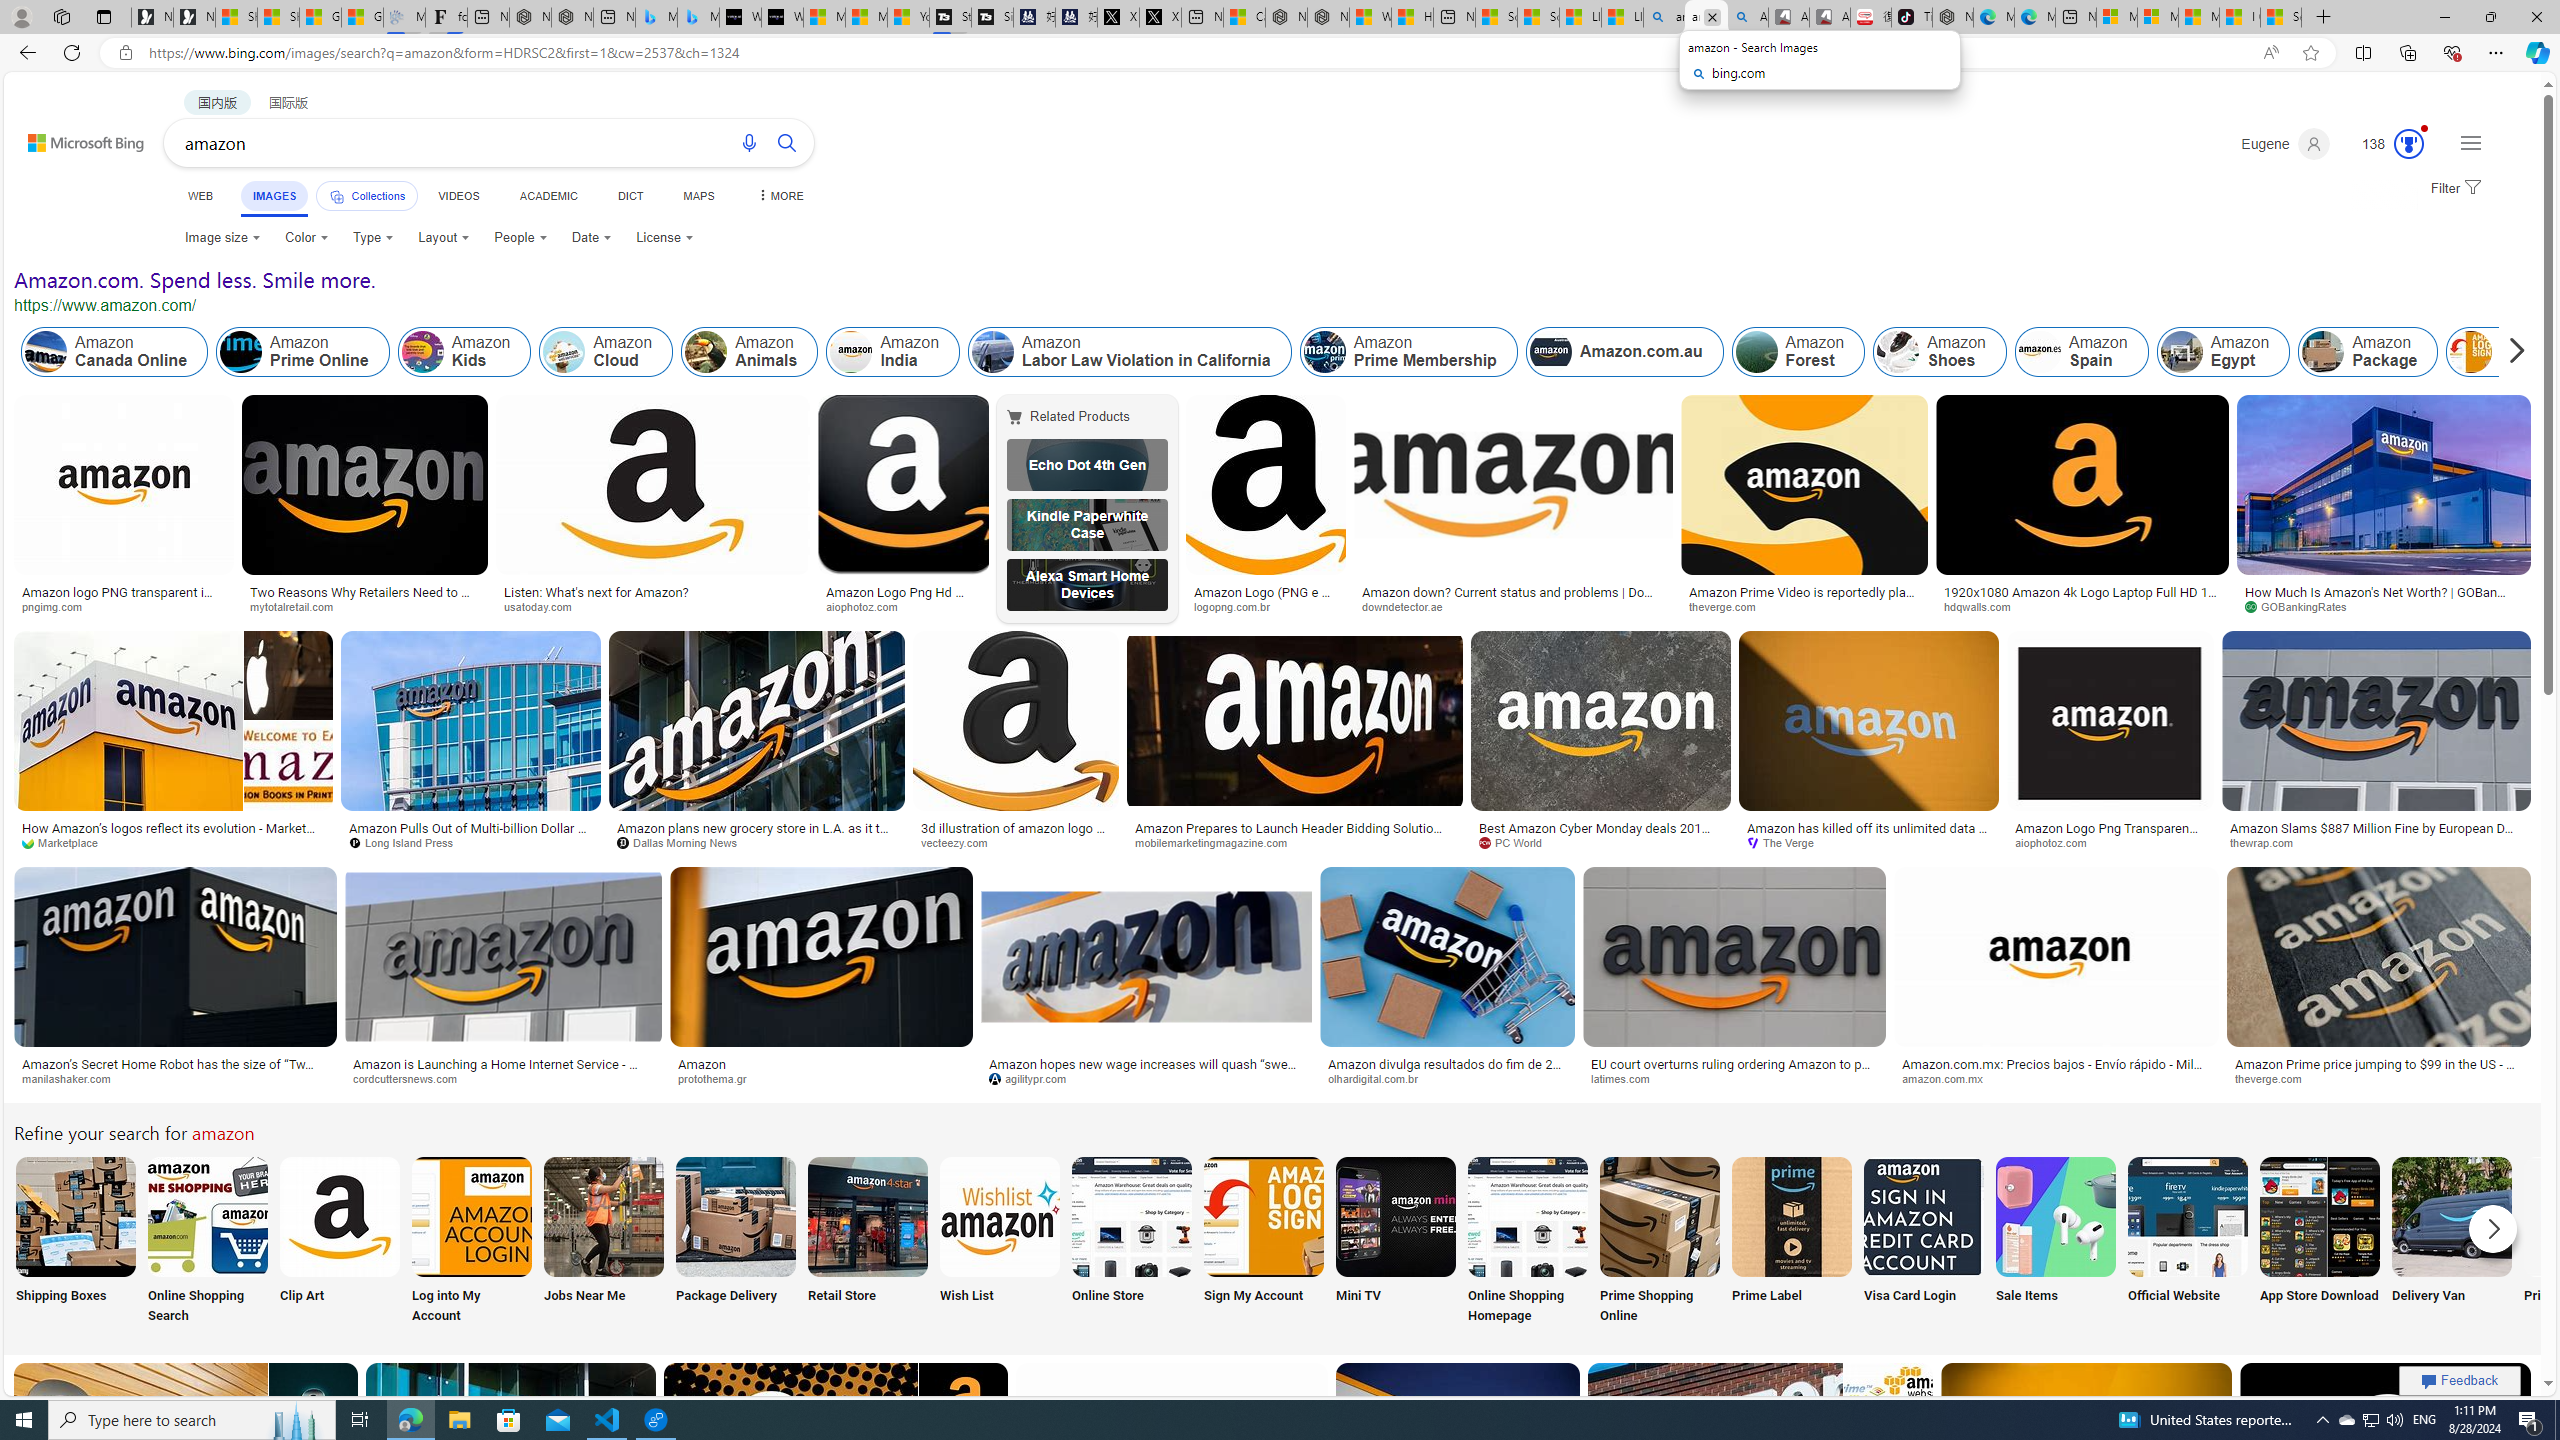 The height and width of the screenshot is (1440, 2560). What do you see at coordinates (457, 195) in the screenshot?
I see `'VIDEOS'` at bounding box center [457, 195].